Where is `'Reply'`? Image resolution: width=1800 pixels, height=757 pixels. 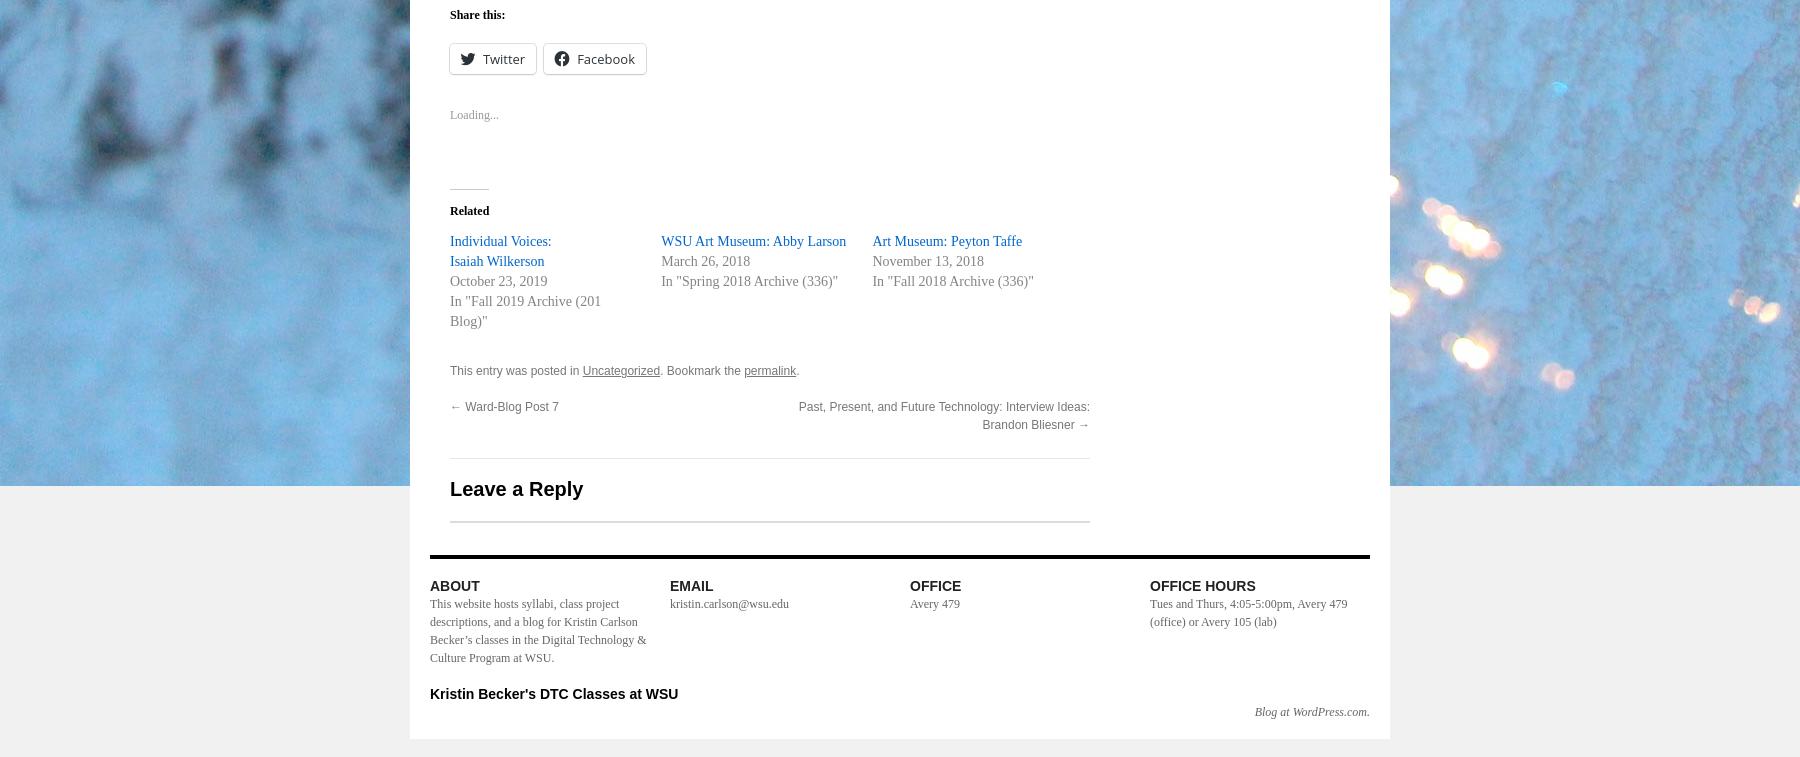 'Reply' is located at coordinates (1036, 653).